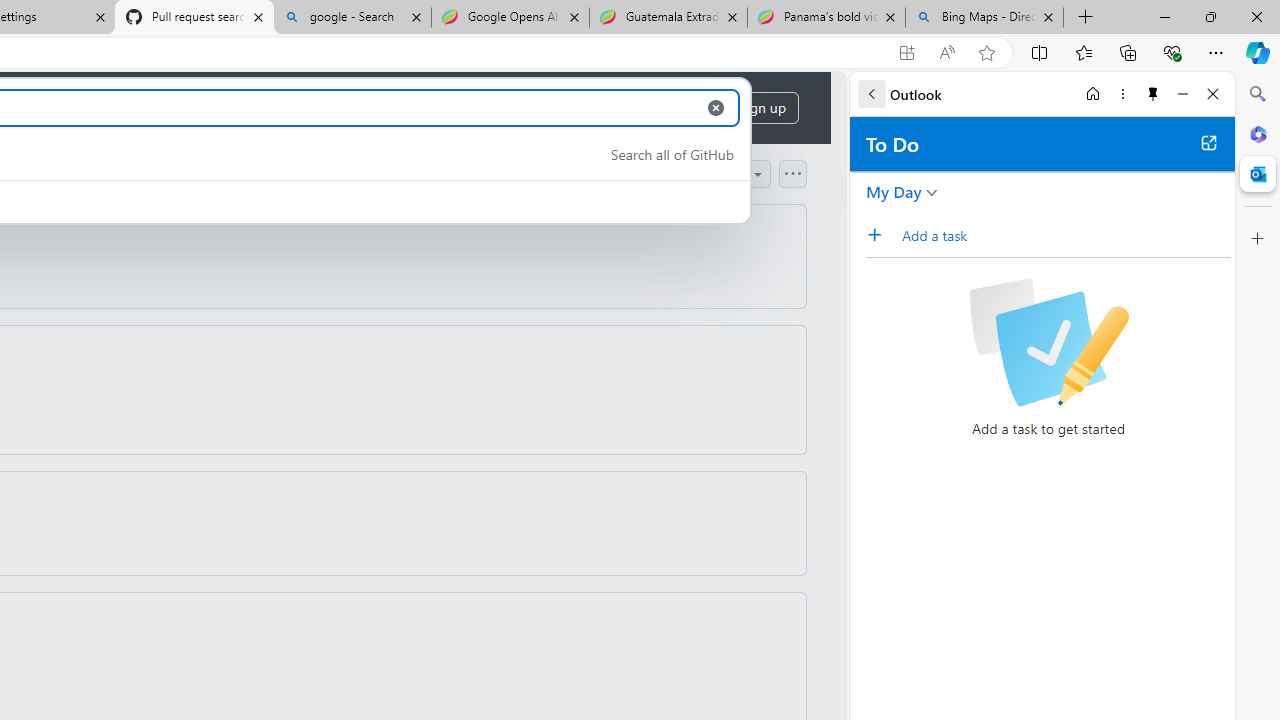  I want to click on 'Checkbox with a pencil', so click(1047, 342).